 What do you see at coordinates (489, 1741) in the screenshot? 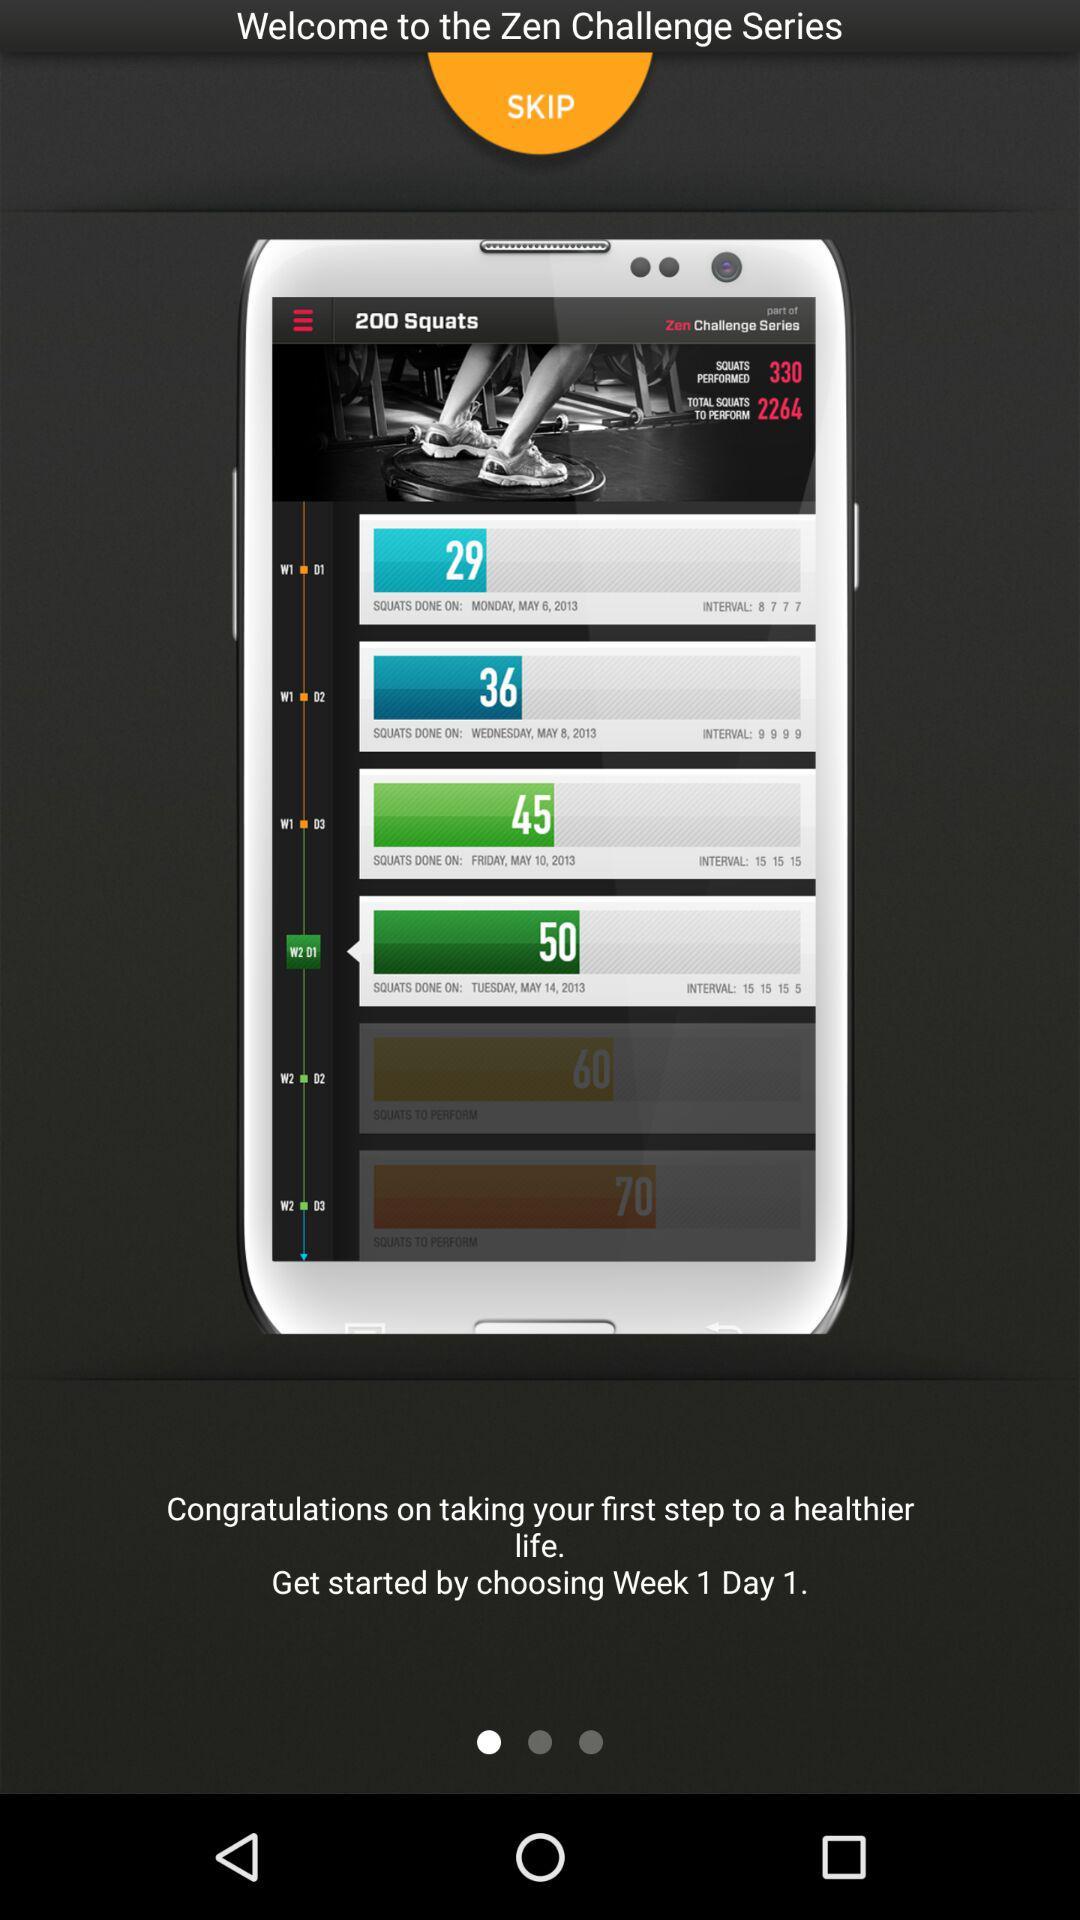
I see `display first image` at bounding box center [489, 1741].